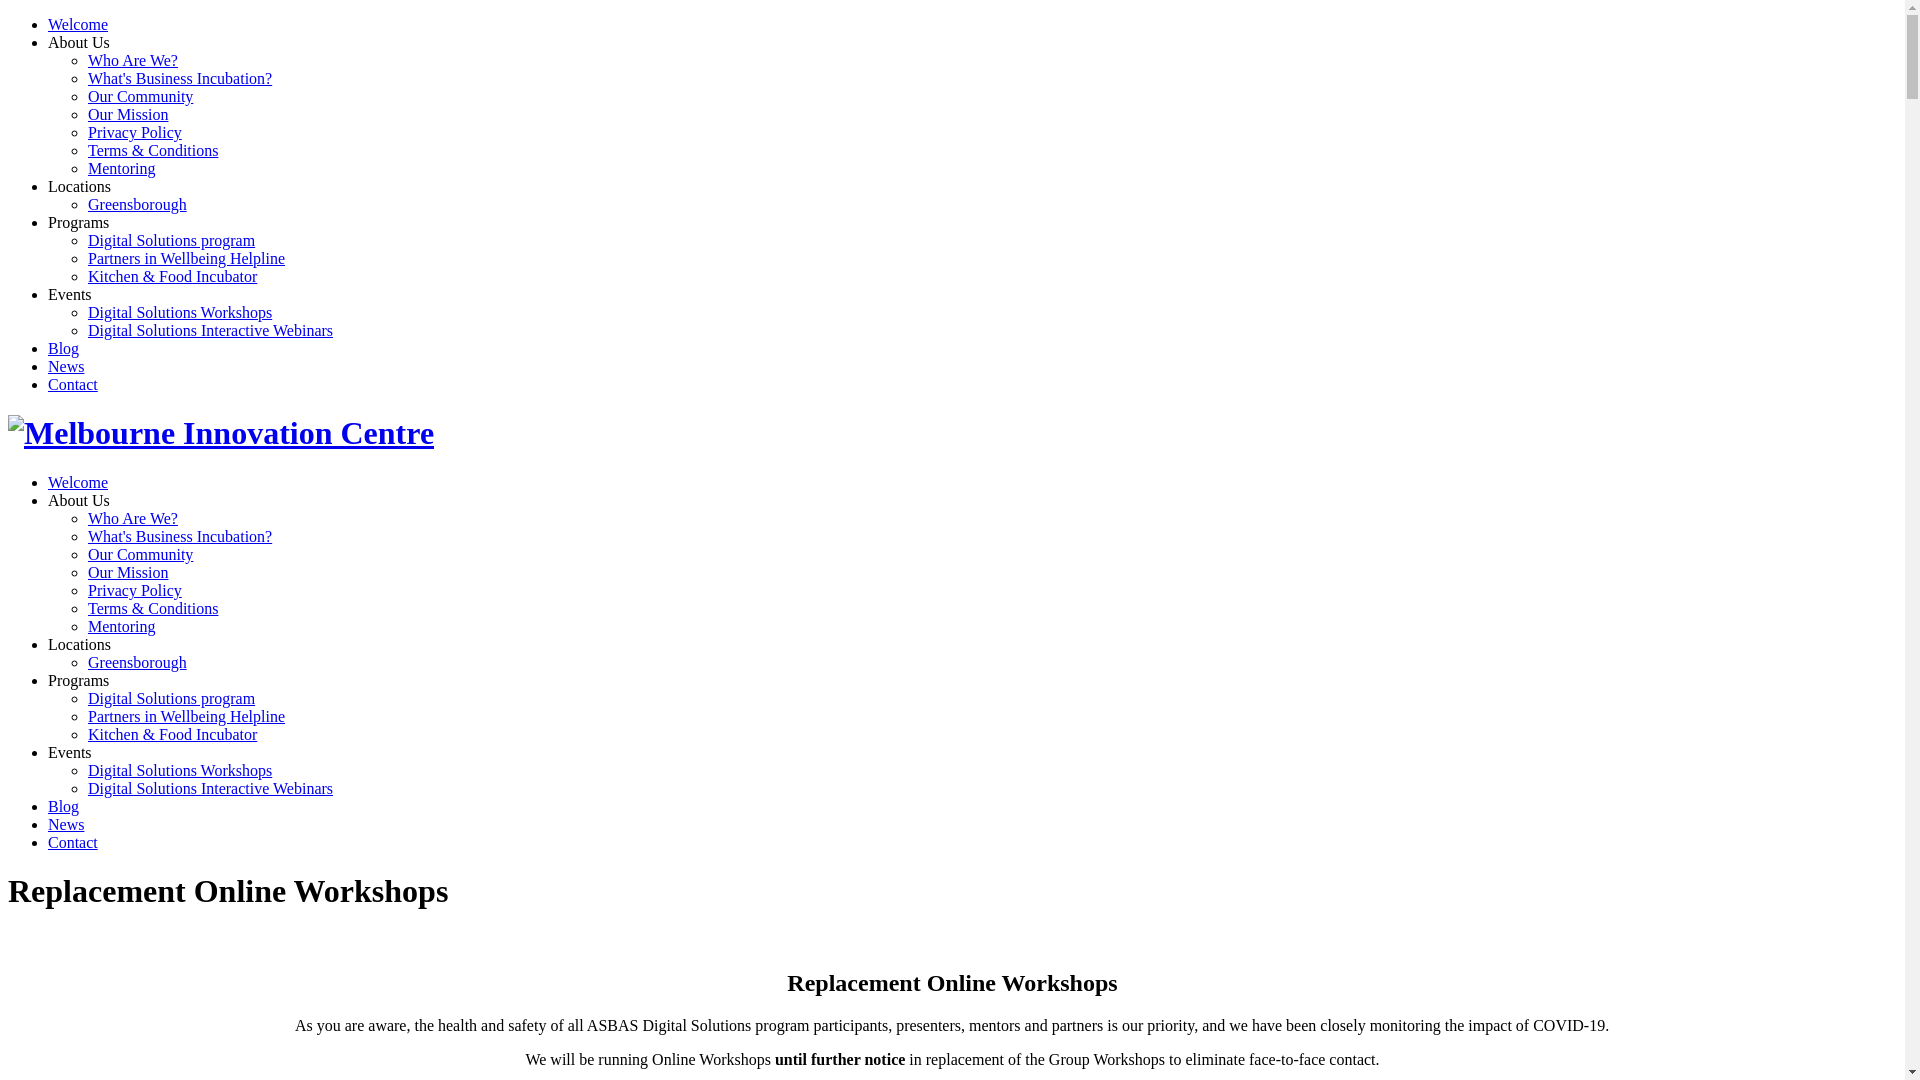 Image resolution: width=1920 pixels, height=1080 pixels. What do you see at coordinates (48, 679) in the screenshot?
I see `'Programs'` at bounding box center [48, 679].